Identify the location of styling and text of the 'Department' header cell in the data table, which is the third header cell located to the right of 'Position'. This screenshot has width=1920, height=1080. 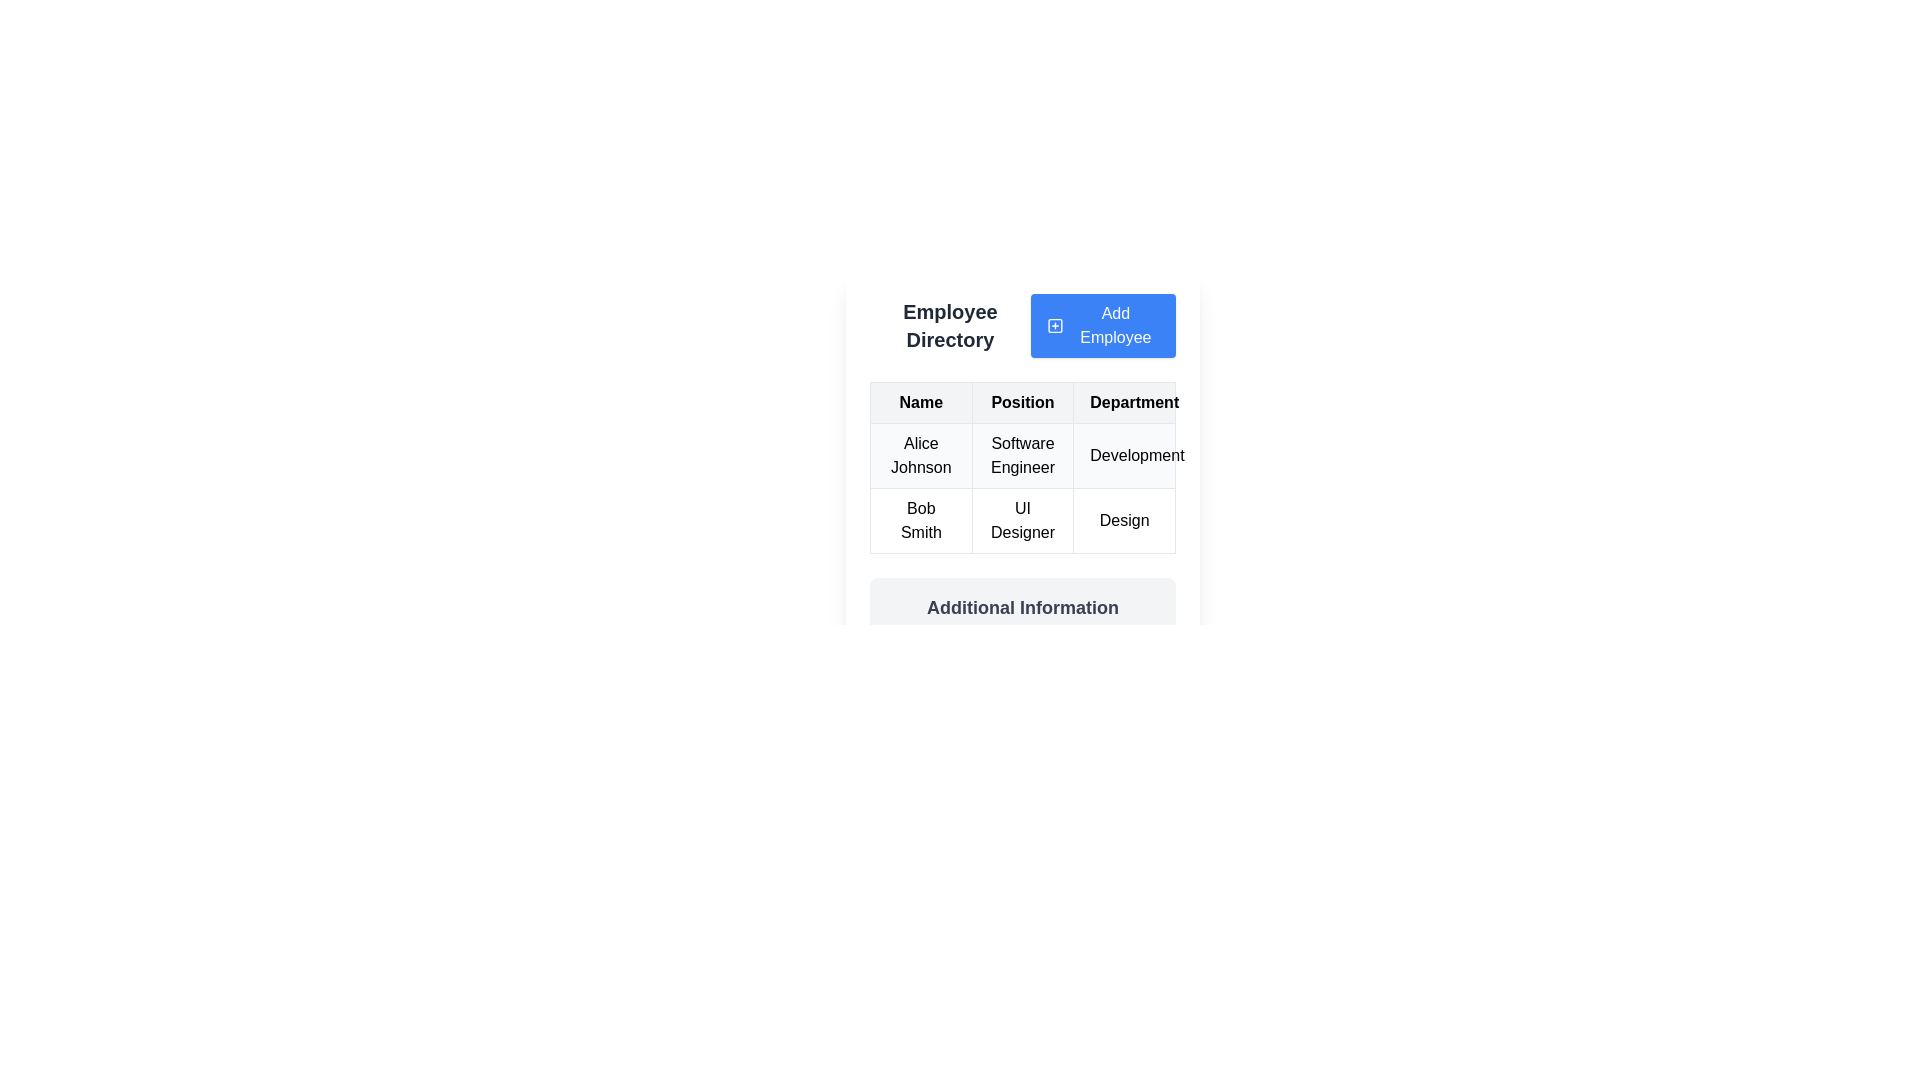
(1124, 402).